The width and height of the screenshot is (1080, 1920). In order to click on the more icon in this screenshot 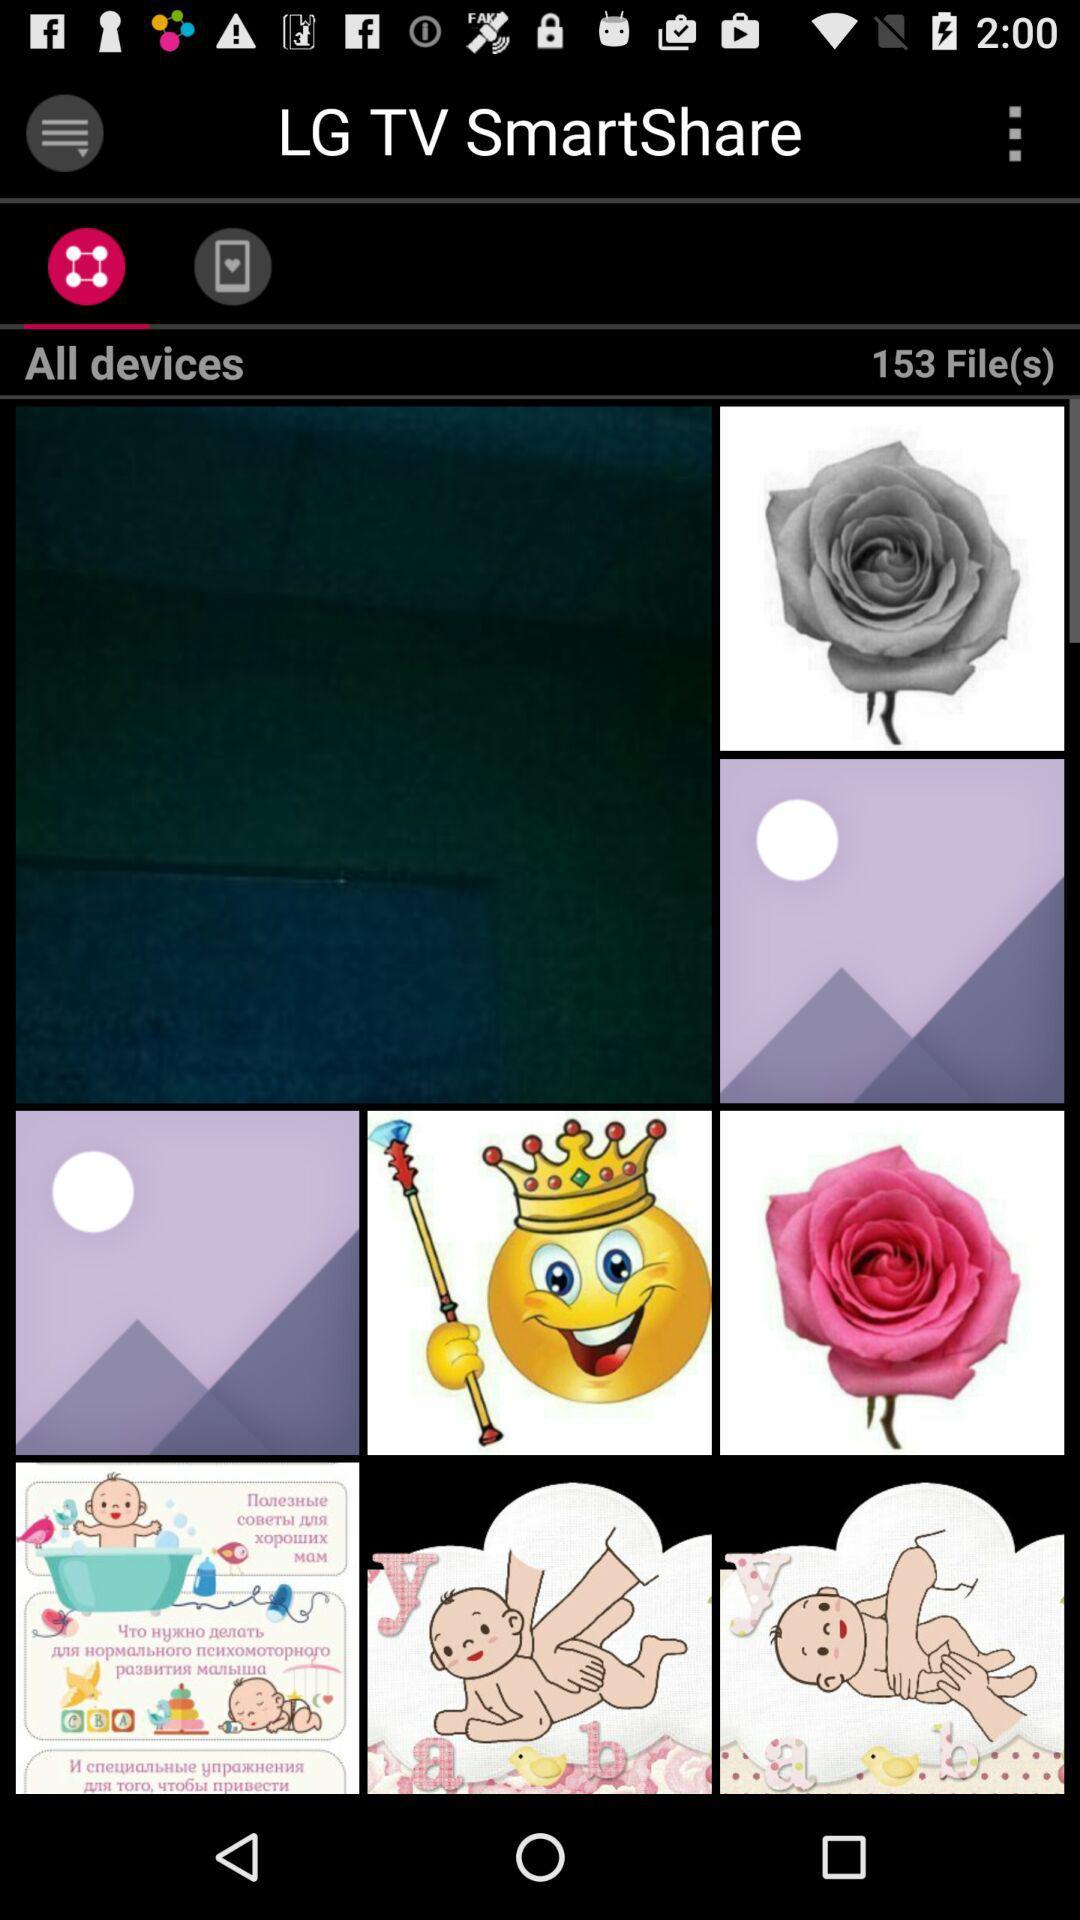, I will do `click(1015, 141)`.